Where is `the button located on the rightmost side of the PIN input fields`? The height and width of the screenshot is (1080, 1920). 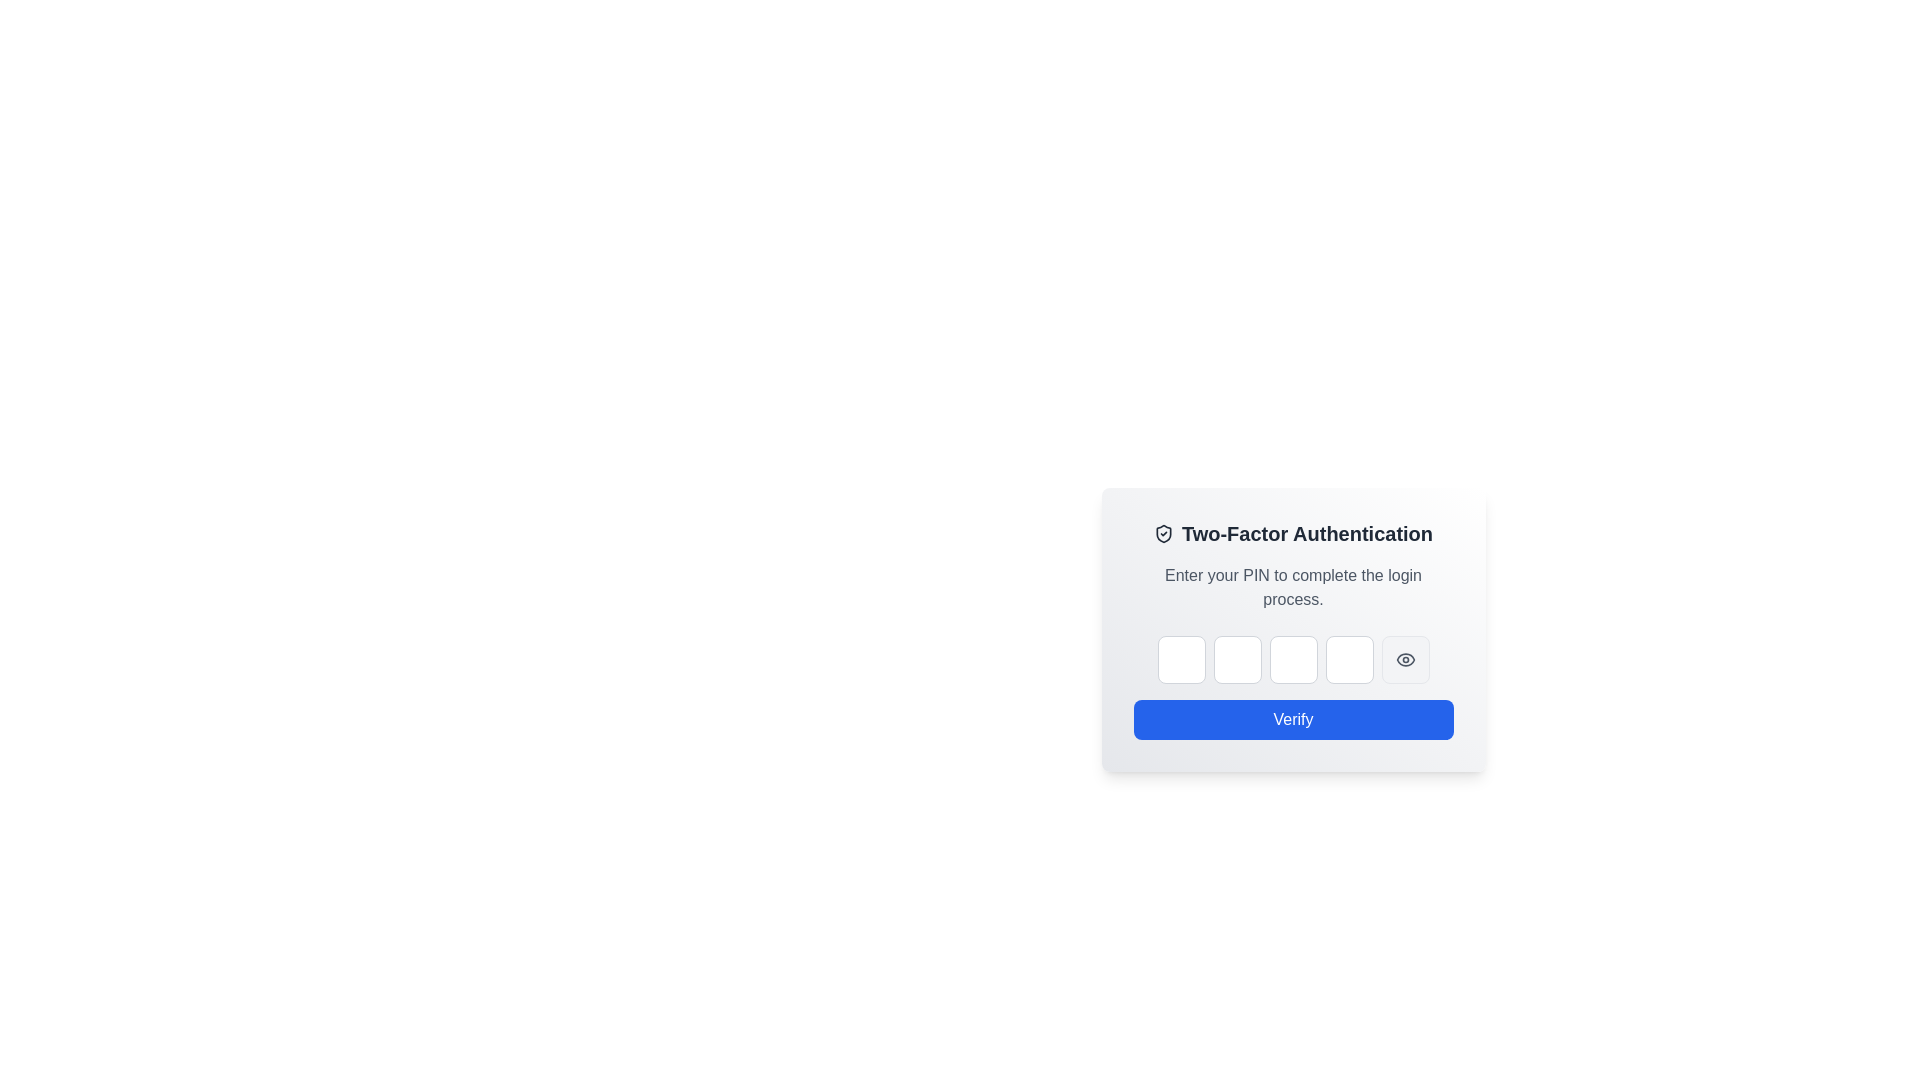
the button located on the rightmost side of the PIN input fields is located at coordinates (1404, 659).